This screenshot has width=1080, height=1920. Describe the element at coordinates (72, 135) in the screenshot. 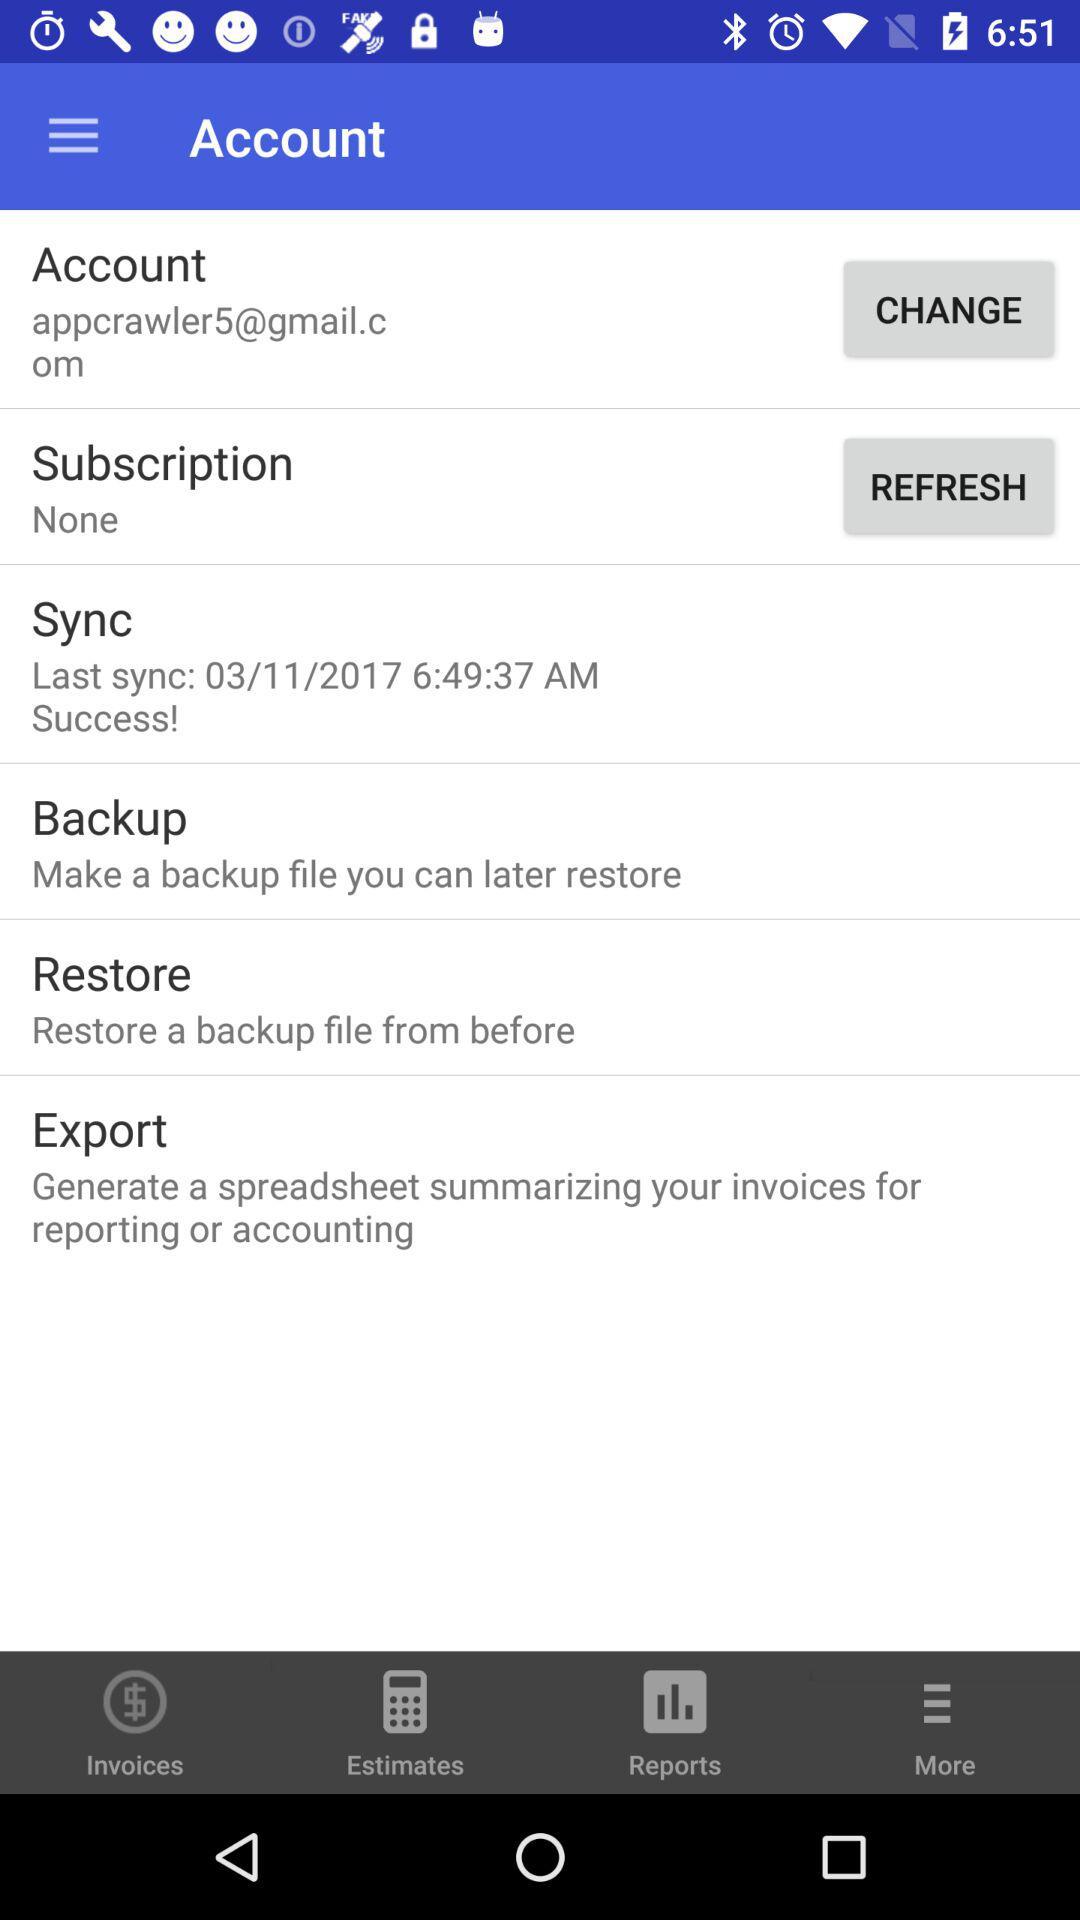

I see `icon next to the account icon` at that location.